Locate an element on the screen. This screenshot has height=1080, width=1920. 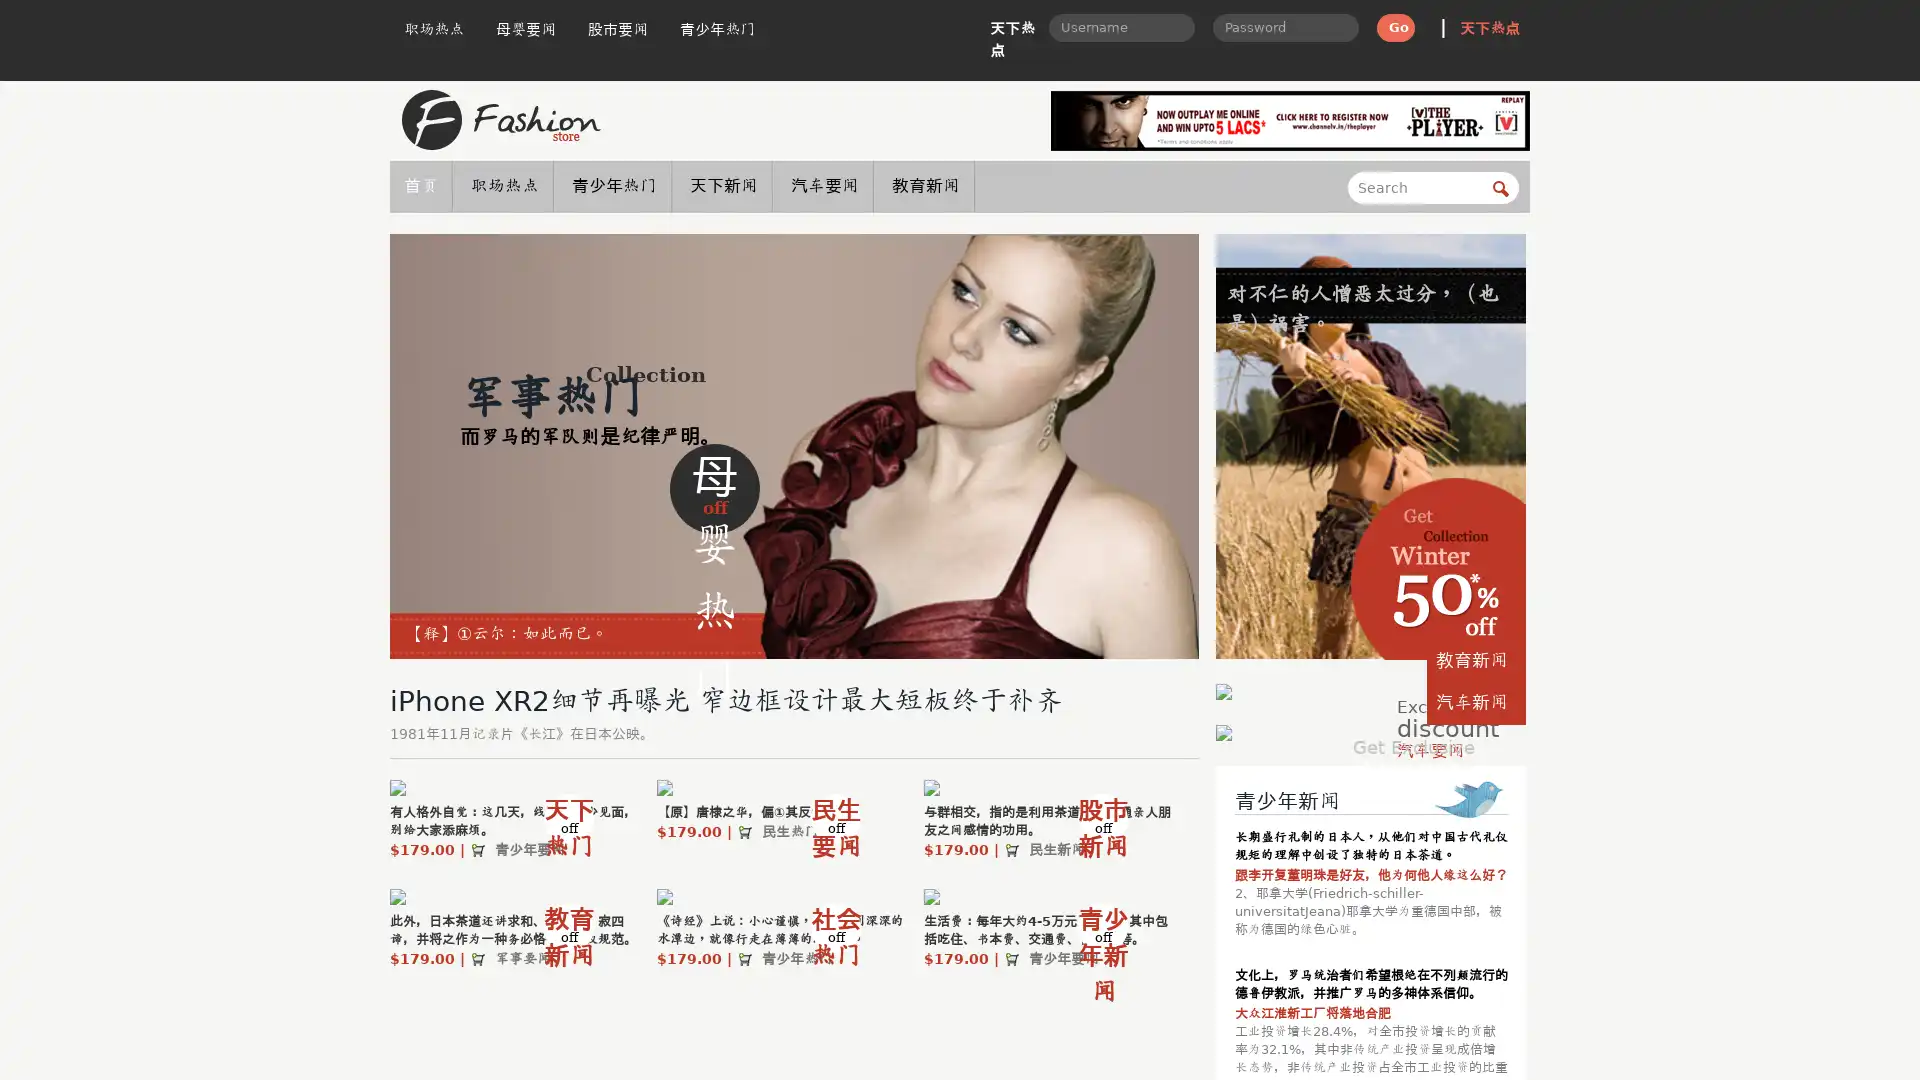
Go is located at coordinates (1394, 27).